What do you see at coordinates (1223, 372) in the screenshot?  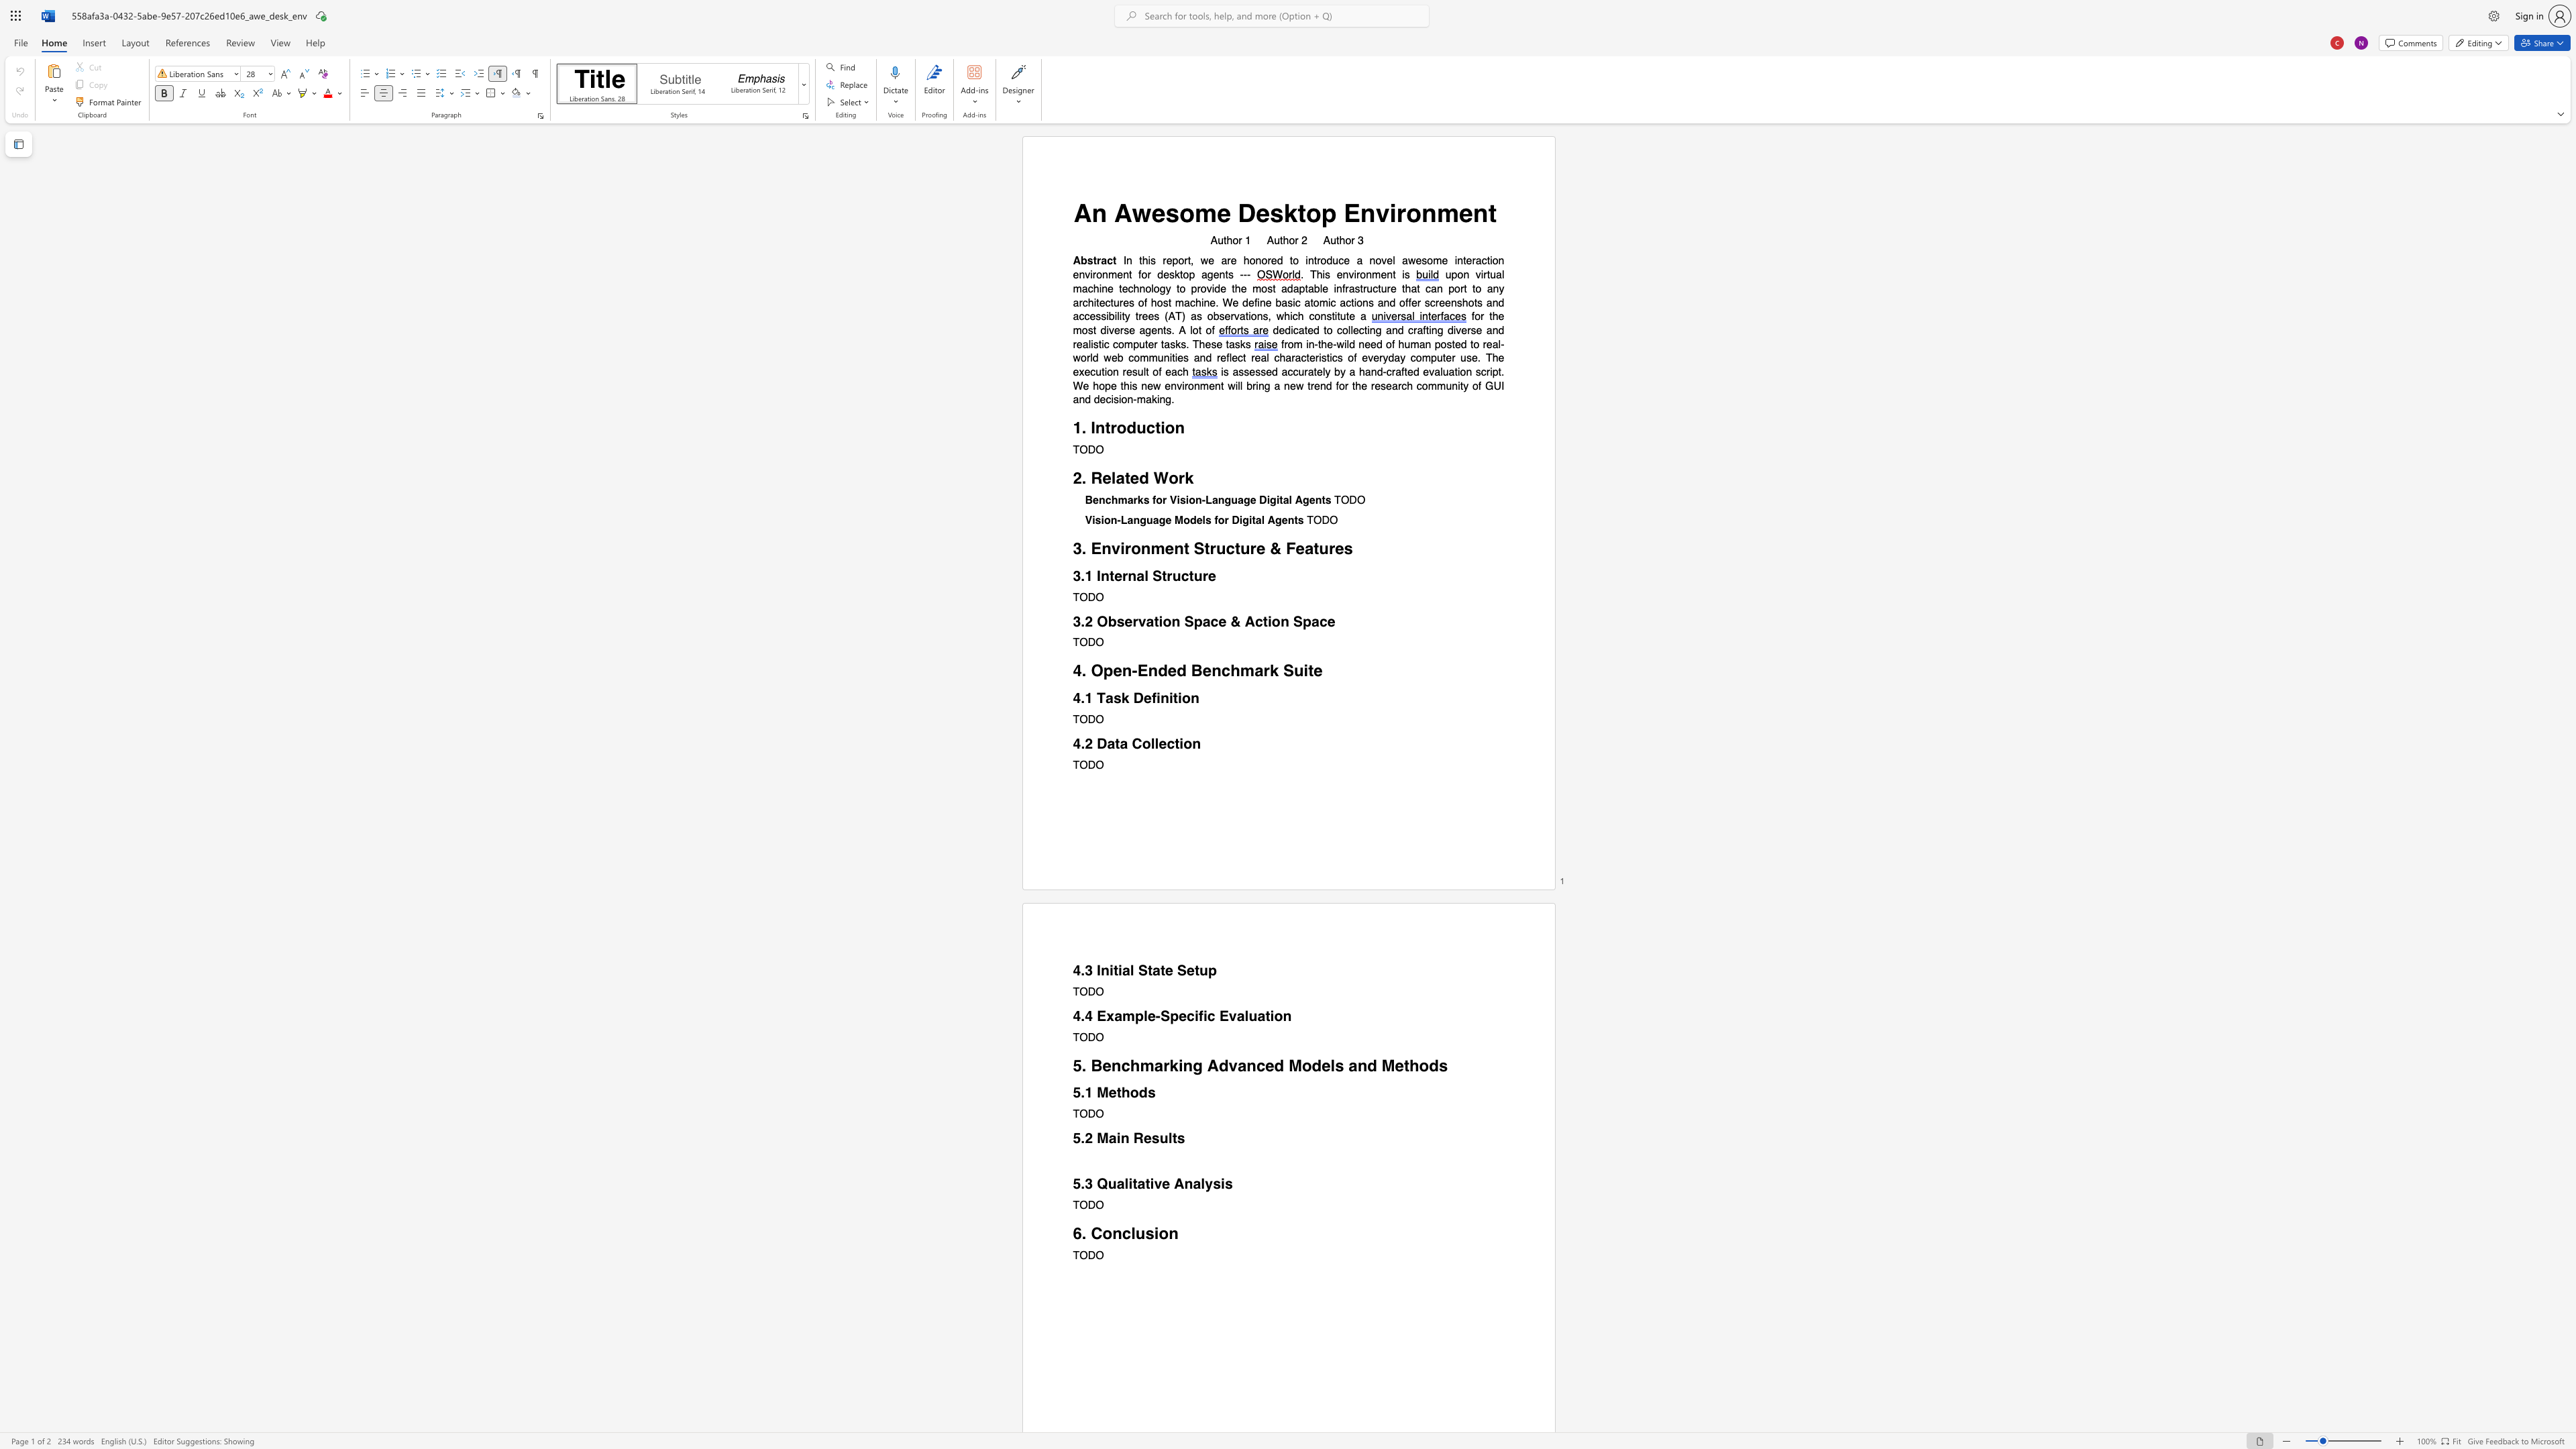 I see `the subset text "s assessed accurately by a" within the text "is assessed accurately by a hand-crafted evaluation script. We hope this"` at bounding box center [1223, 372].